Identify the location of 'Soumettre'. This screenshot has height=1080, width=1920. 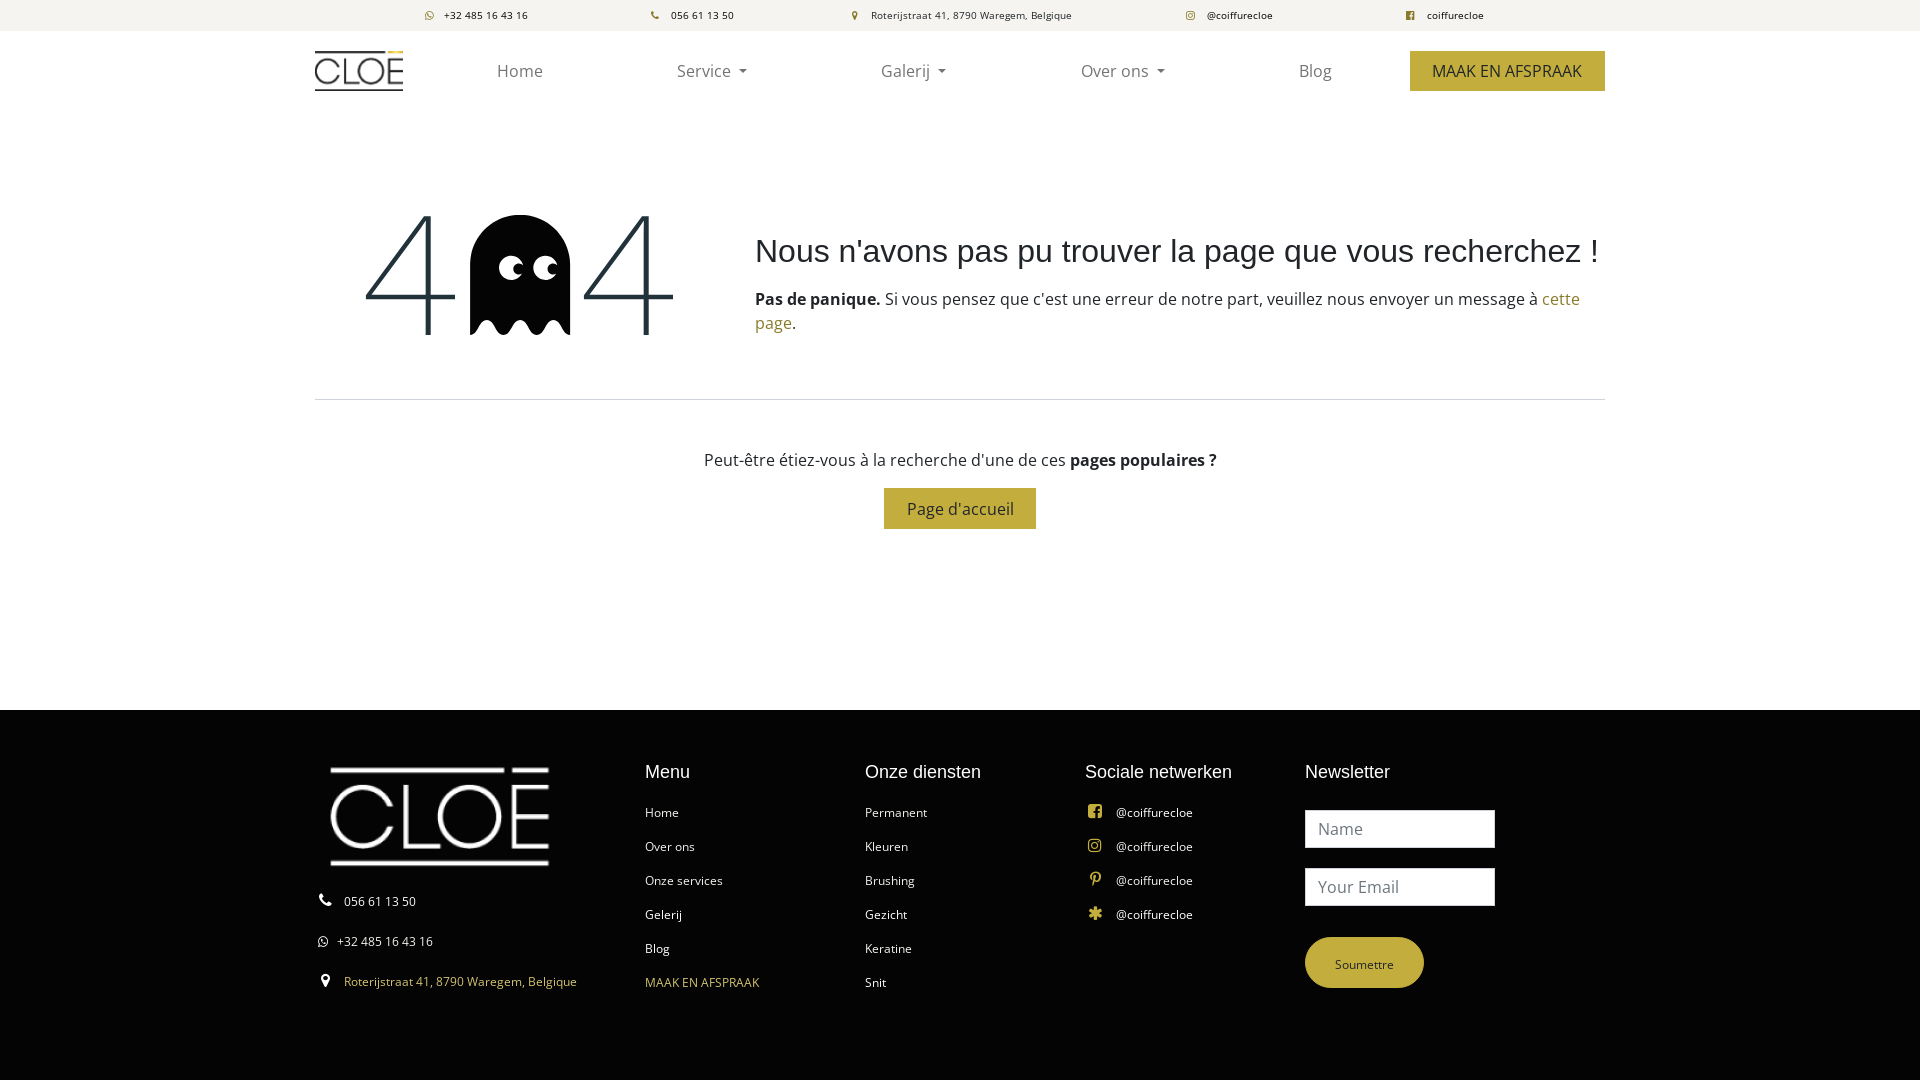
(1363, 961).